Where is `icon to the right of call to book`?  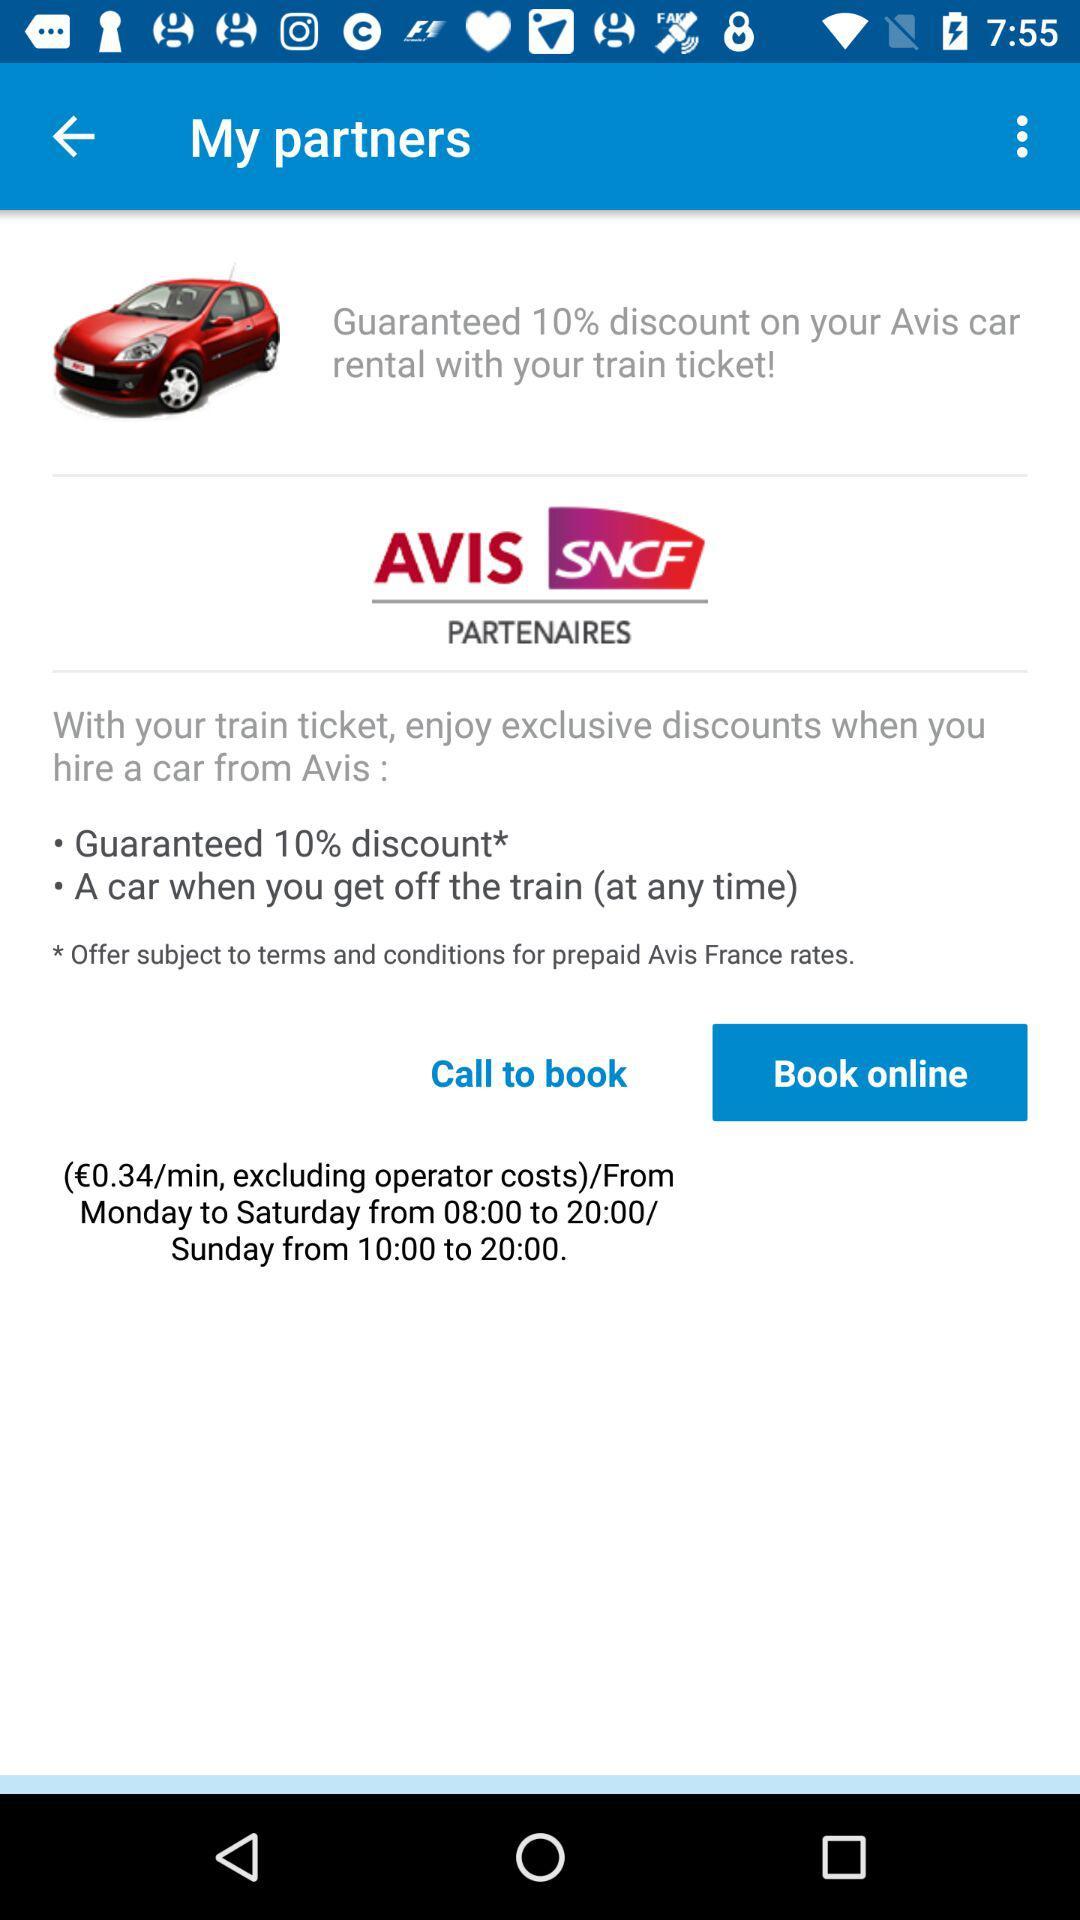 icon to the right of call to book is located at coordinates (869, 1071).